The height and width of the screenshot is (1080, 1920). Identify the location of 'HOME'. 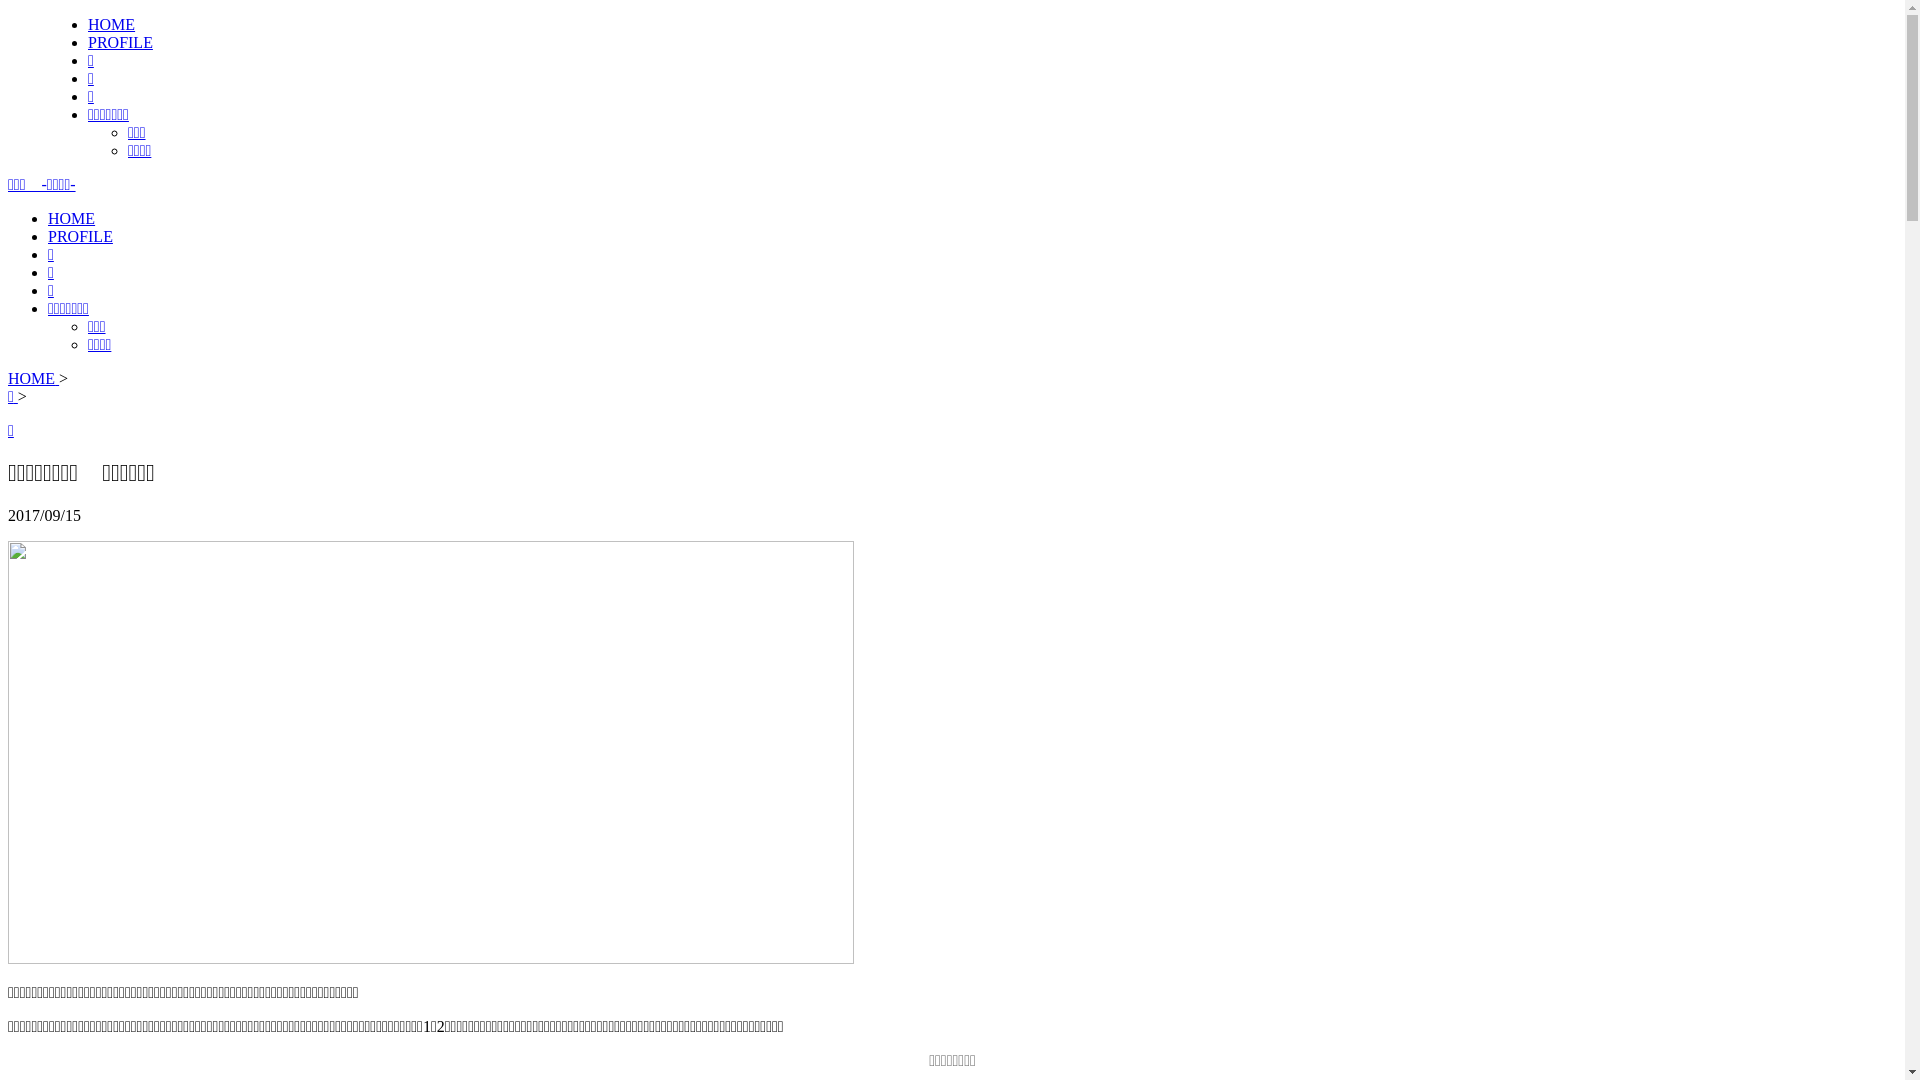
(110, 24).